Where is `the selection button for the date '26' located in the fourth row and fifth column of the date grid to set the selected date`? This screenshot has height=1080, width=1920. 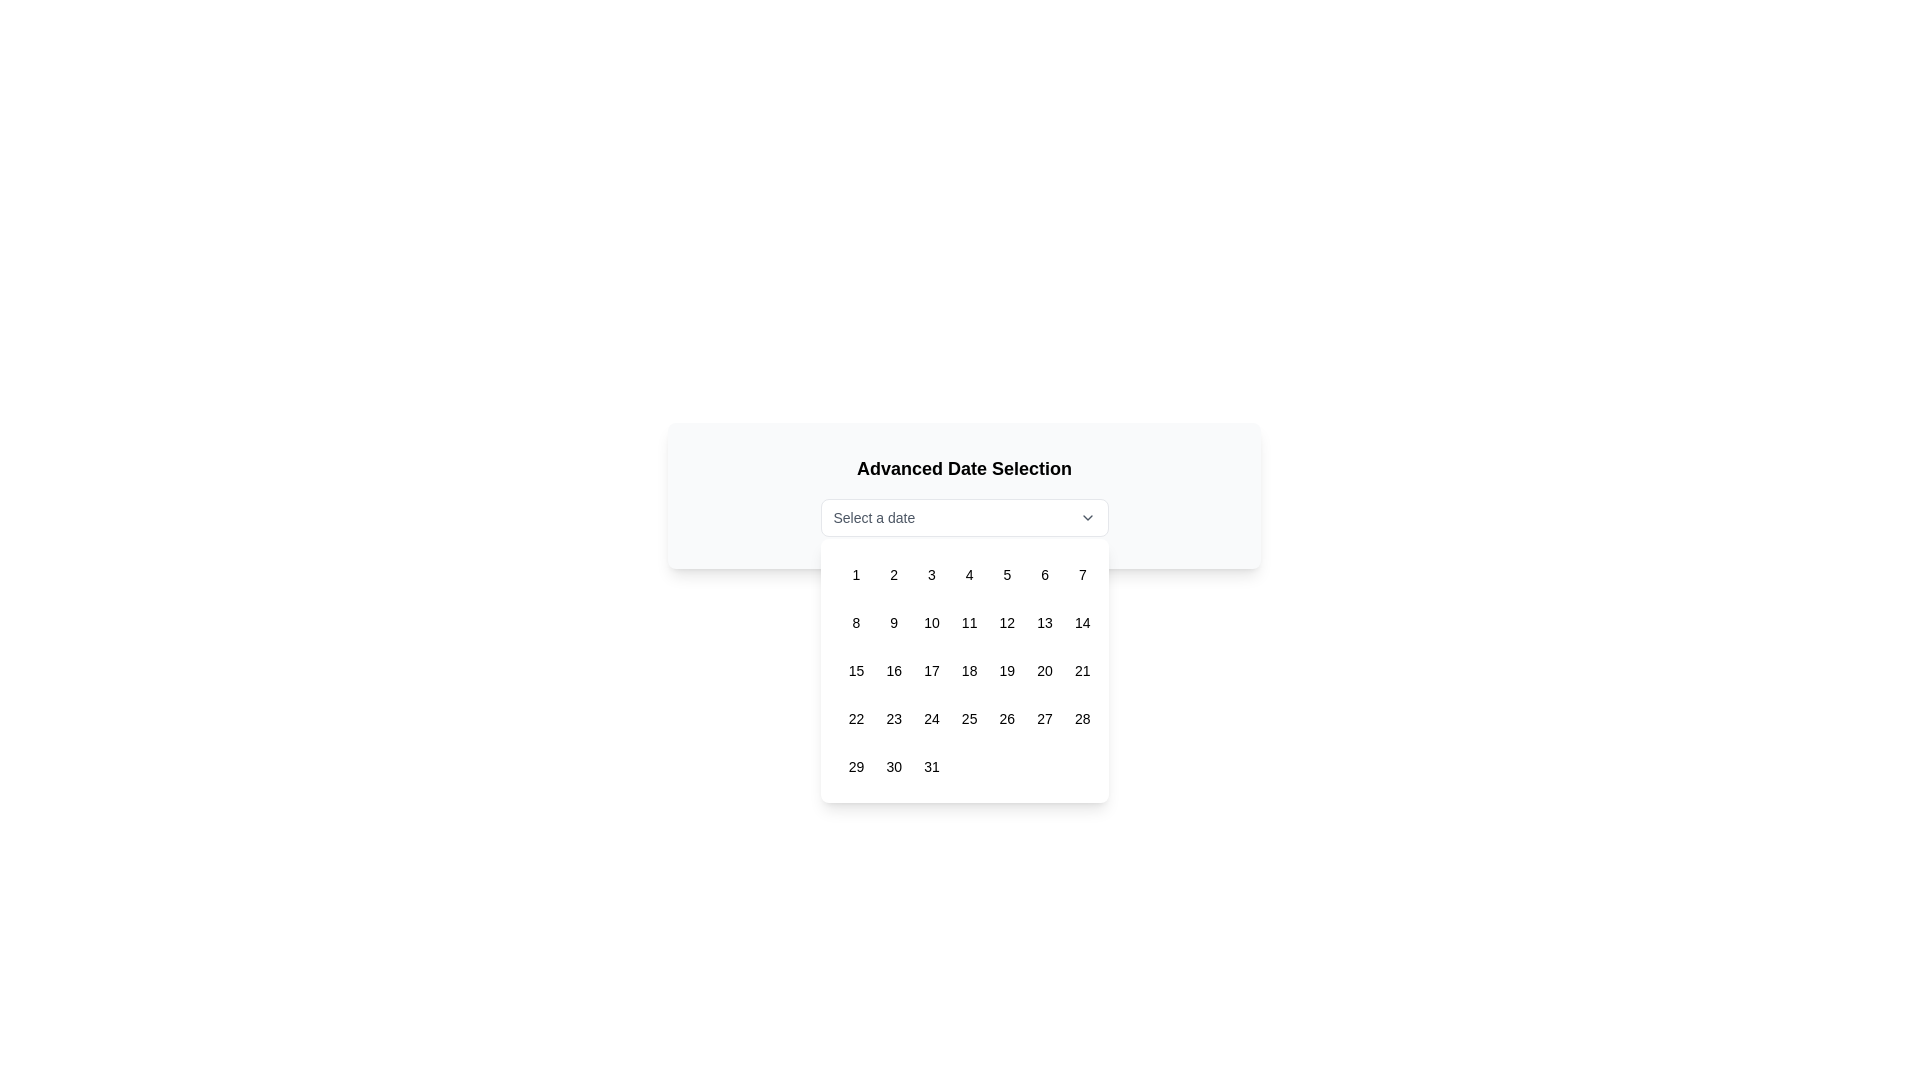
the selection button for the date '26' located in the fourth row and fifth column of the date grid to set the selected date is located at coordinates (1007, 717).